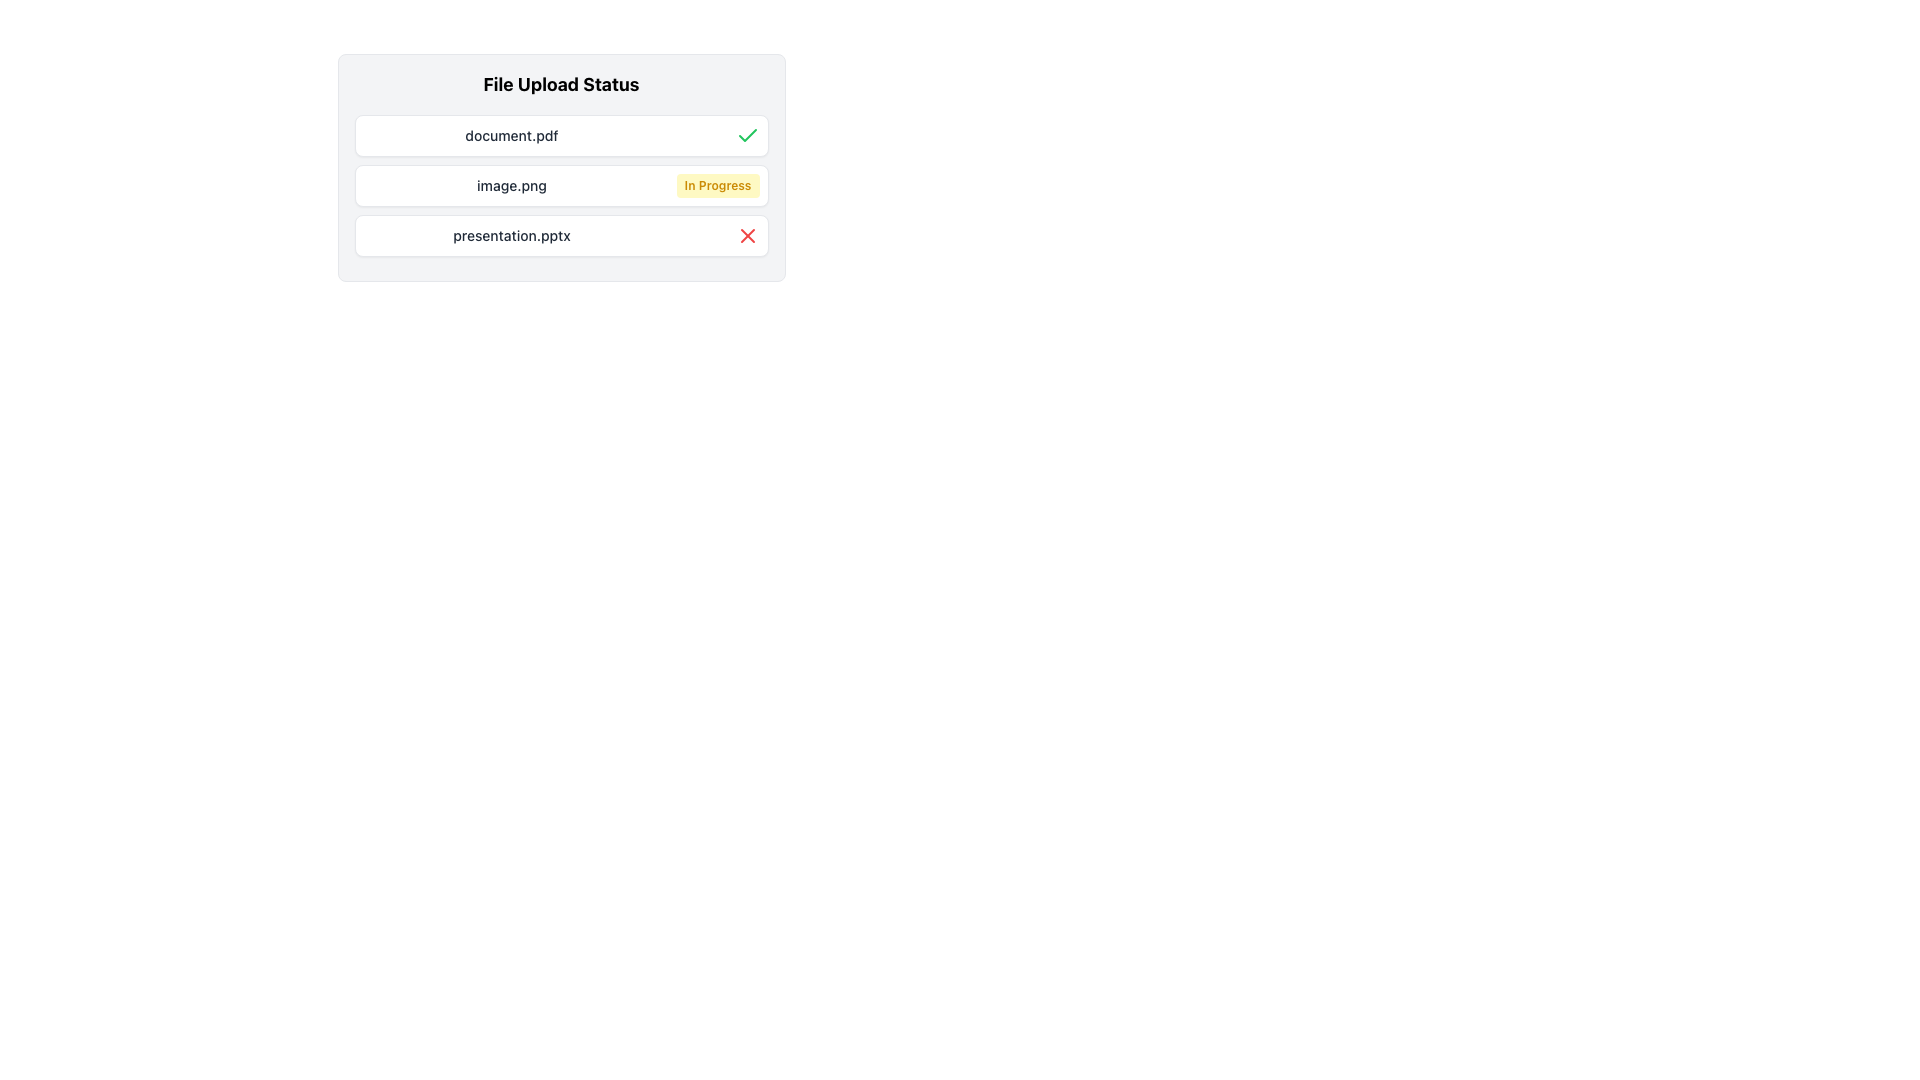 The height and width of the screenshot is (1080, 1920). I want to click on the green checkmark icon that signifies success, located to the far right of the 'document.pdf' filename, so click(746, 135).